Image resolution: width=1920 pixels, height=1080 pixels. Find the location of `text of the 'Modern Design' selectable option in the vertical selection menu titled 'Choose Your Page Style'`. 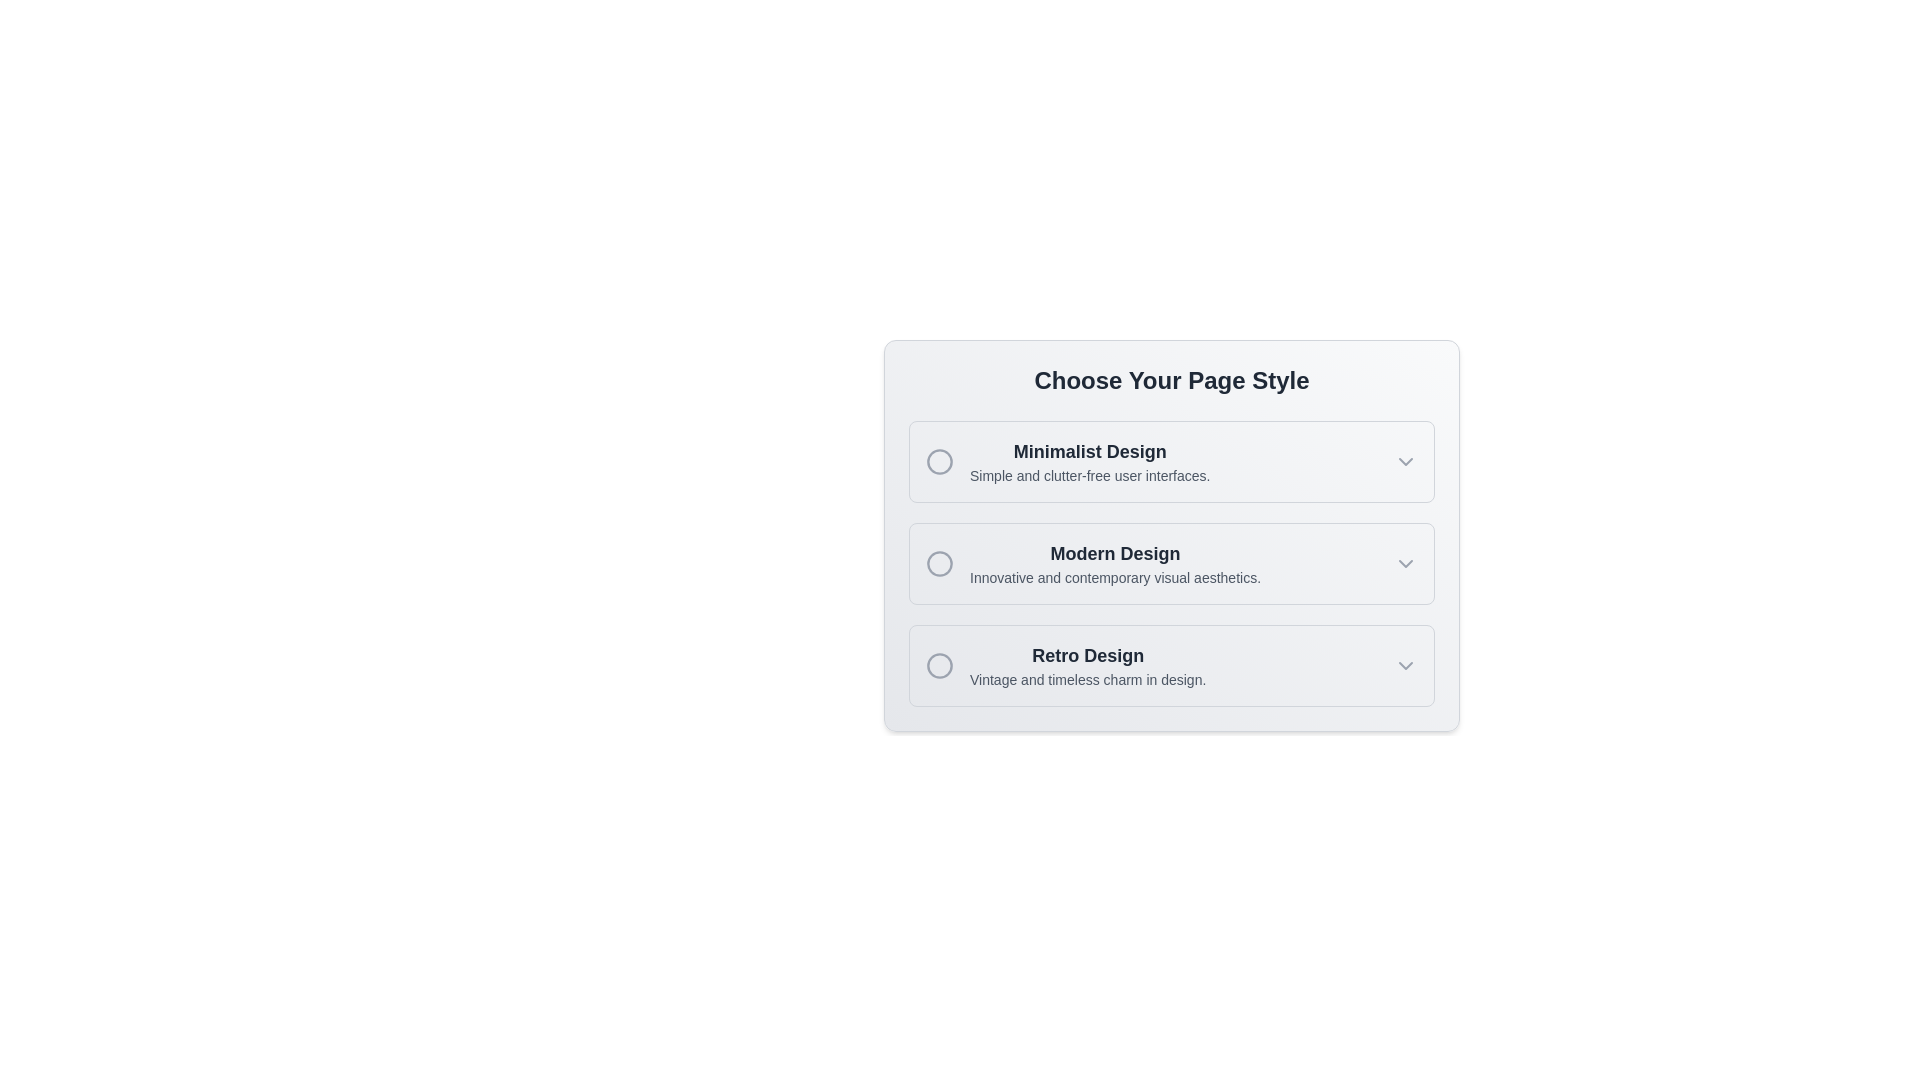

text of the 'Modern Design' selectable option in the vertical selection menu titled 'Choose Your Page Style' is located at coordinates (1092, 563).